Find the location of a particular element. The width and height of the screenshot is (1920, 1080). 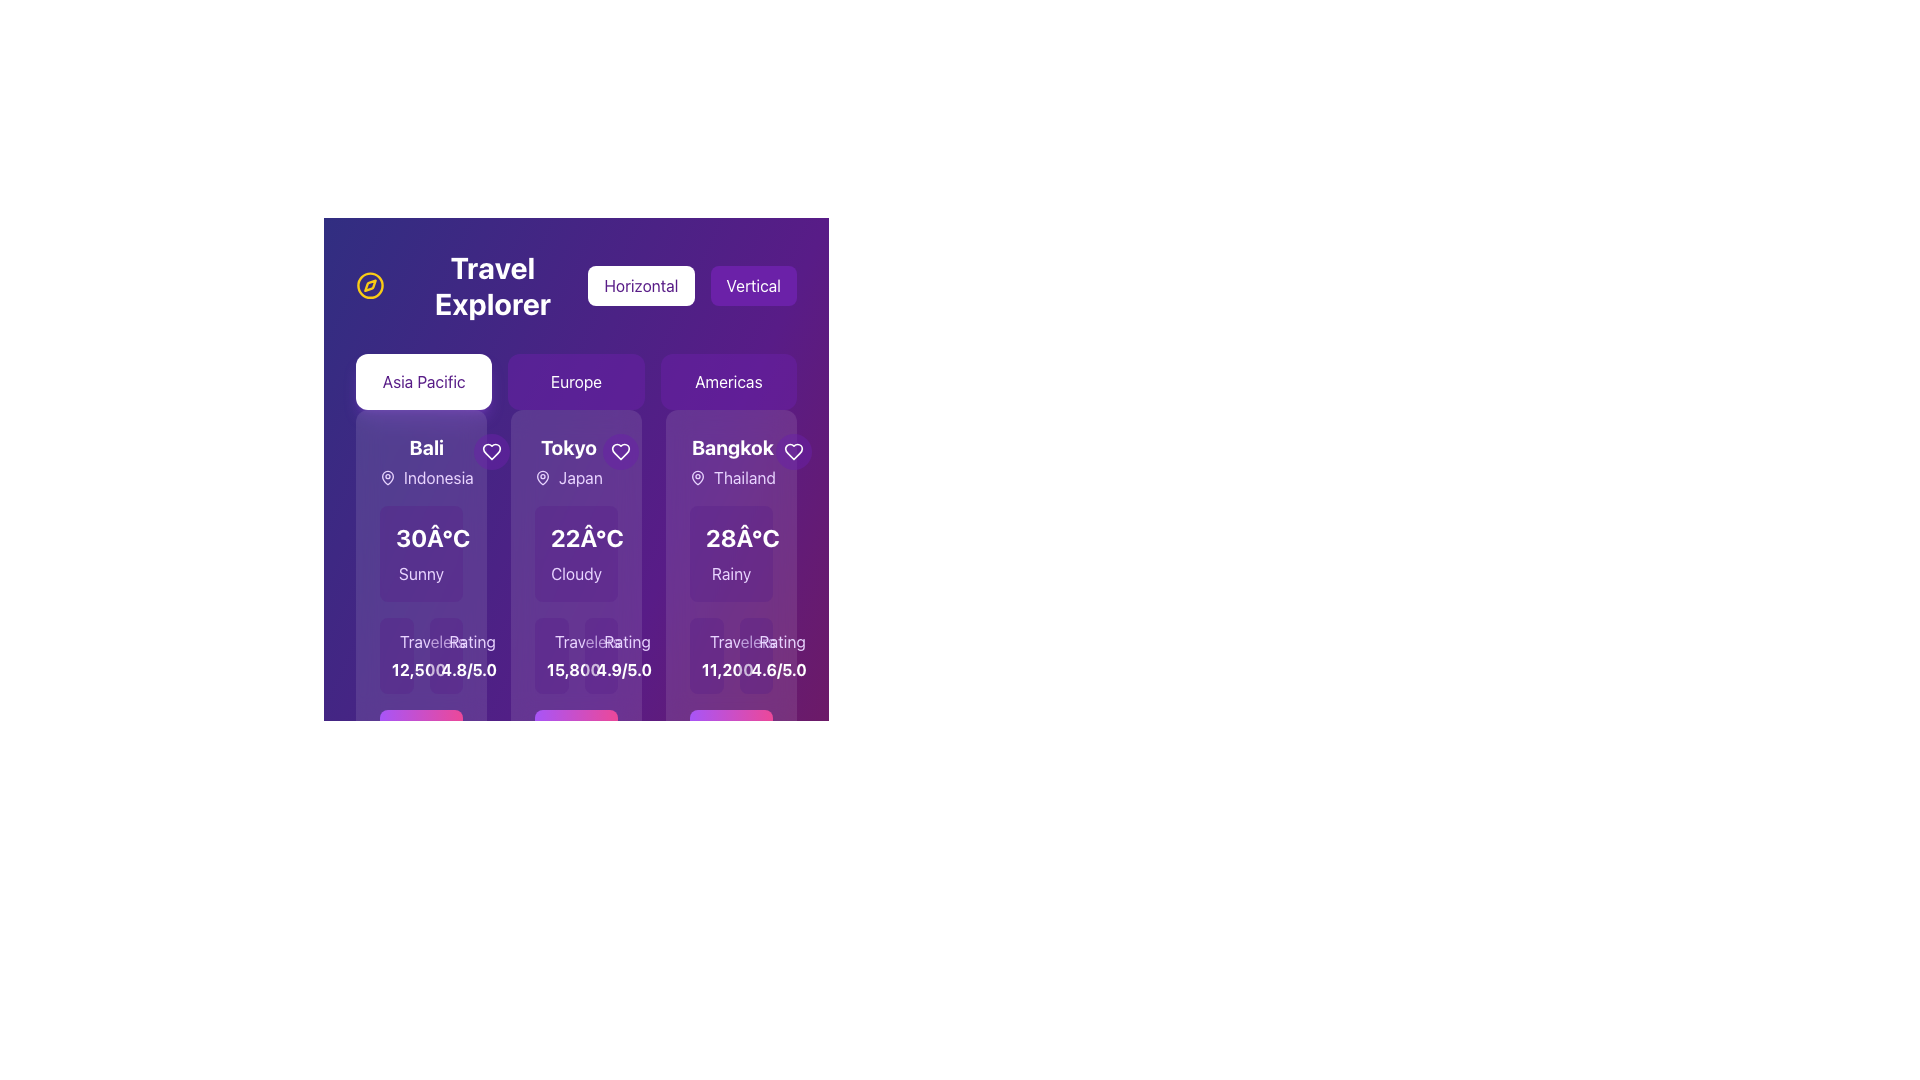

the heart-shaped icon with a purple-tinged background located in the second column under 'Tokyo, Japan' in the 'Travel Explorer' UI to mark it as a favorite is located at coordinates (619, 451).